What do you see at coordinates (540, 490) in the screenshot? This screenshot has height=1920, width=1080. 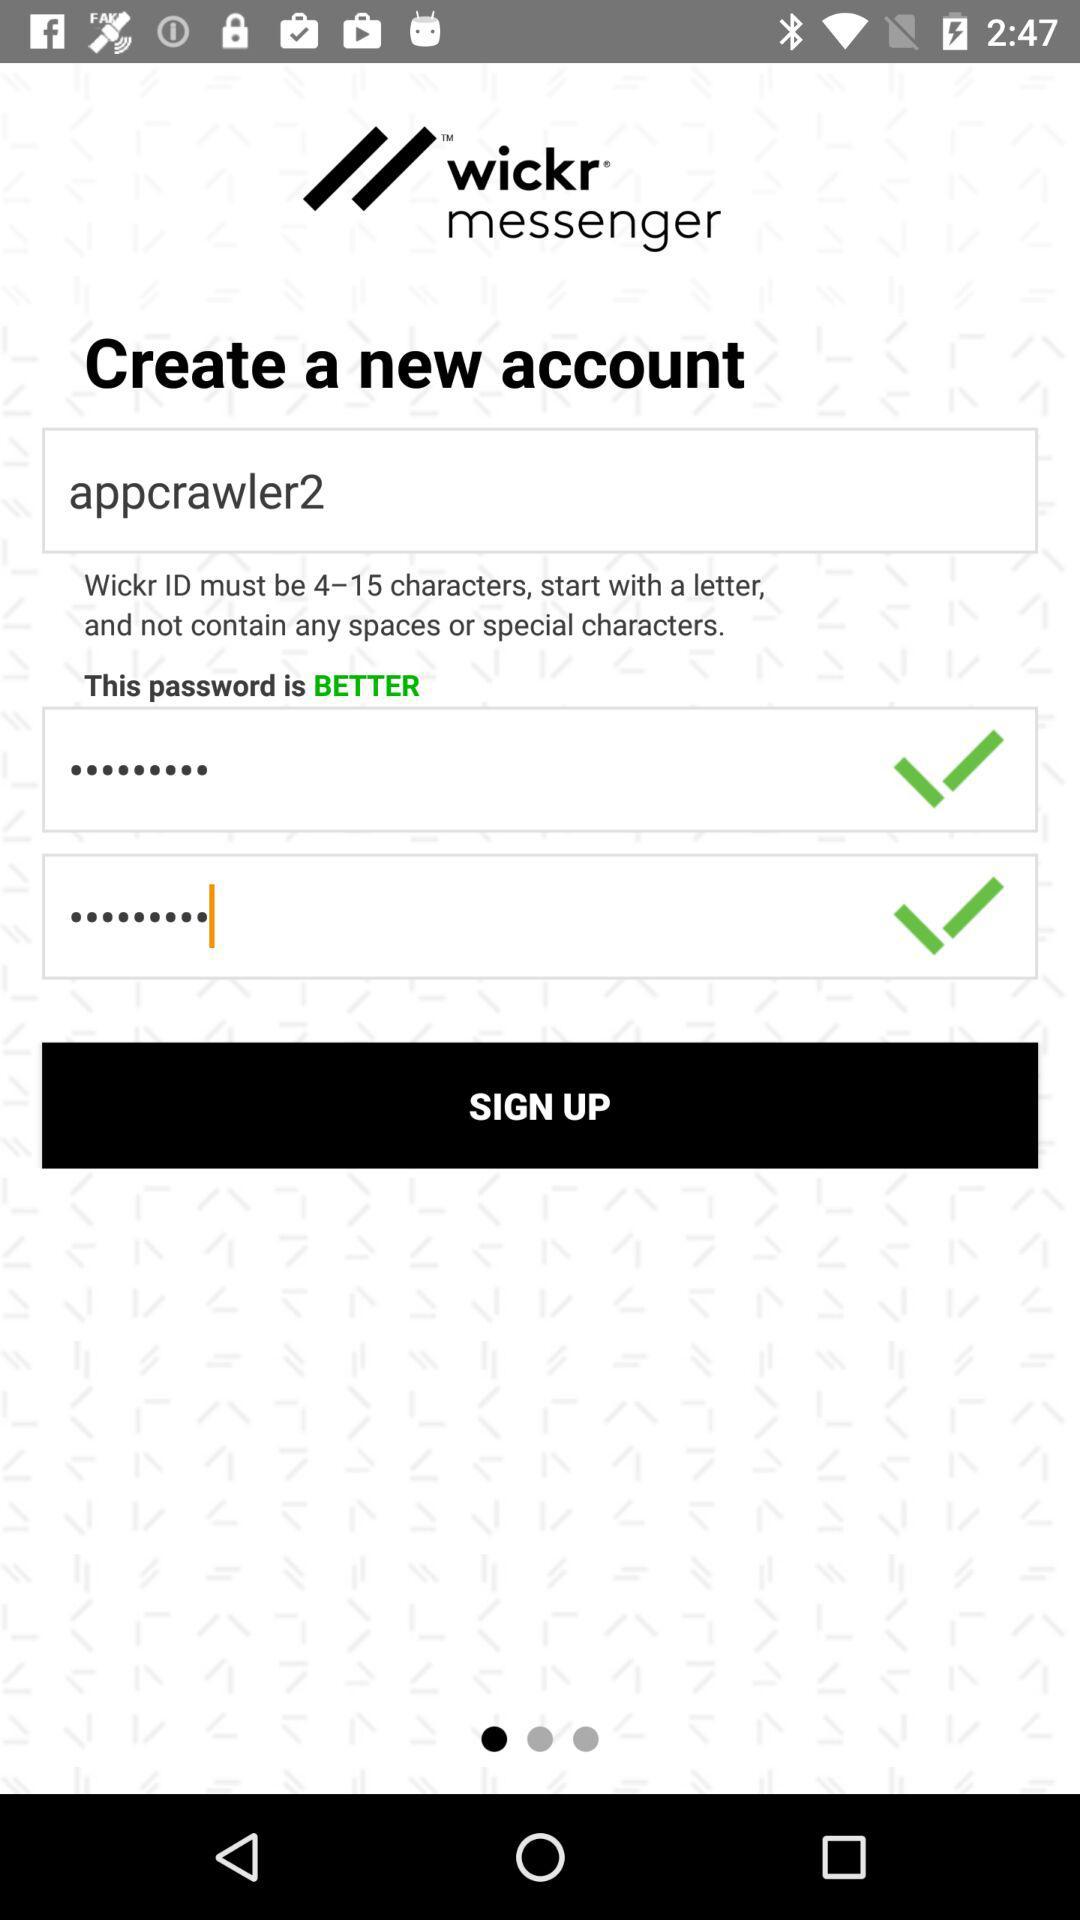 I see `the appcrawler2 icon` at bounding box center [540, 490].